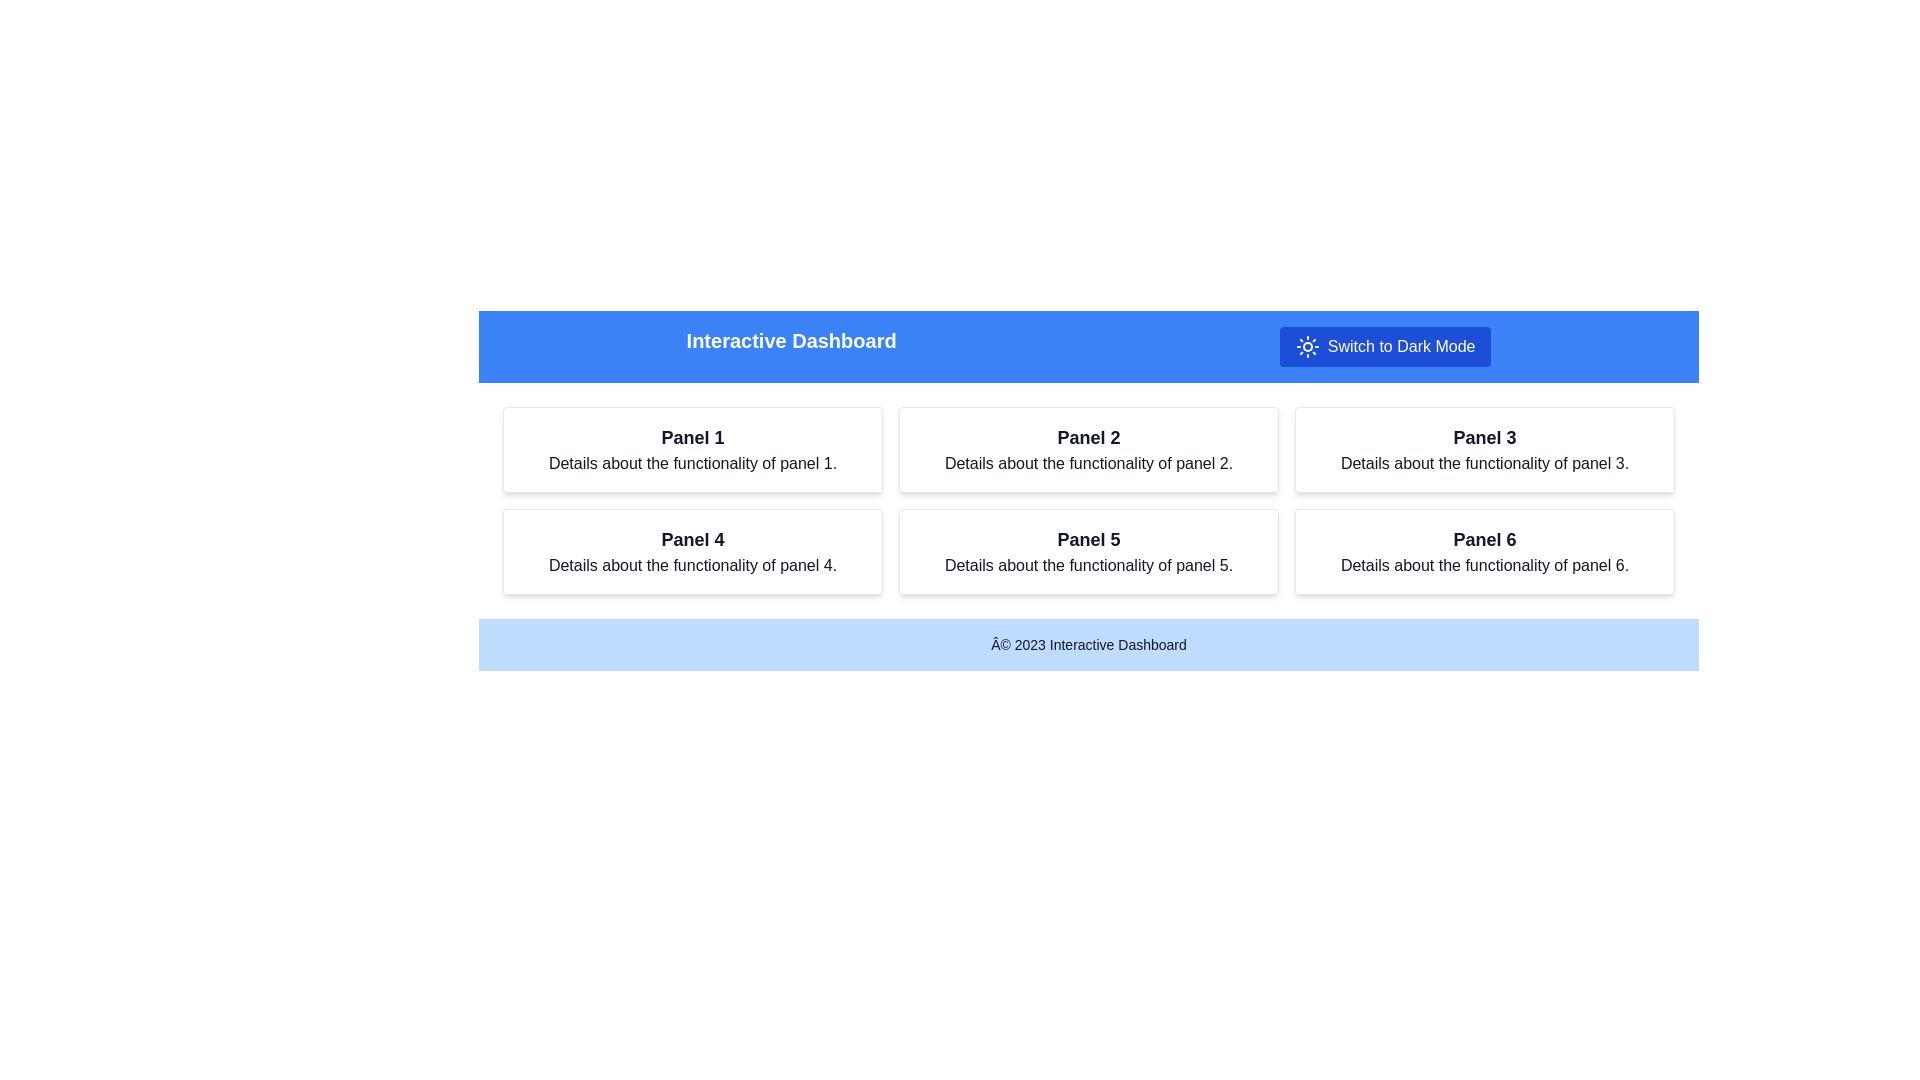 This screenshot has height=1080, width=1920. What do you see at coordinates (1484, 551) in the screenshot?
I see `the Informational panel displaying information about 'Panel 6', located in the bottom-right corner of the 3x2 grid layout` at bounding box center [1484, 551].